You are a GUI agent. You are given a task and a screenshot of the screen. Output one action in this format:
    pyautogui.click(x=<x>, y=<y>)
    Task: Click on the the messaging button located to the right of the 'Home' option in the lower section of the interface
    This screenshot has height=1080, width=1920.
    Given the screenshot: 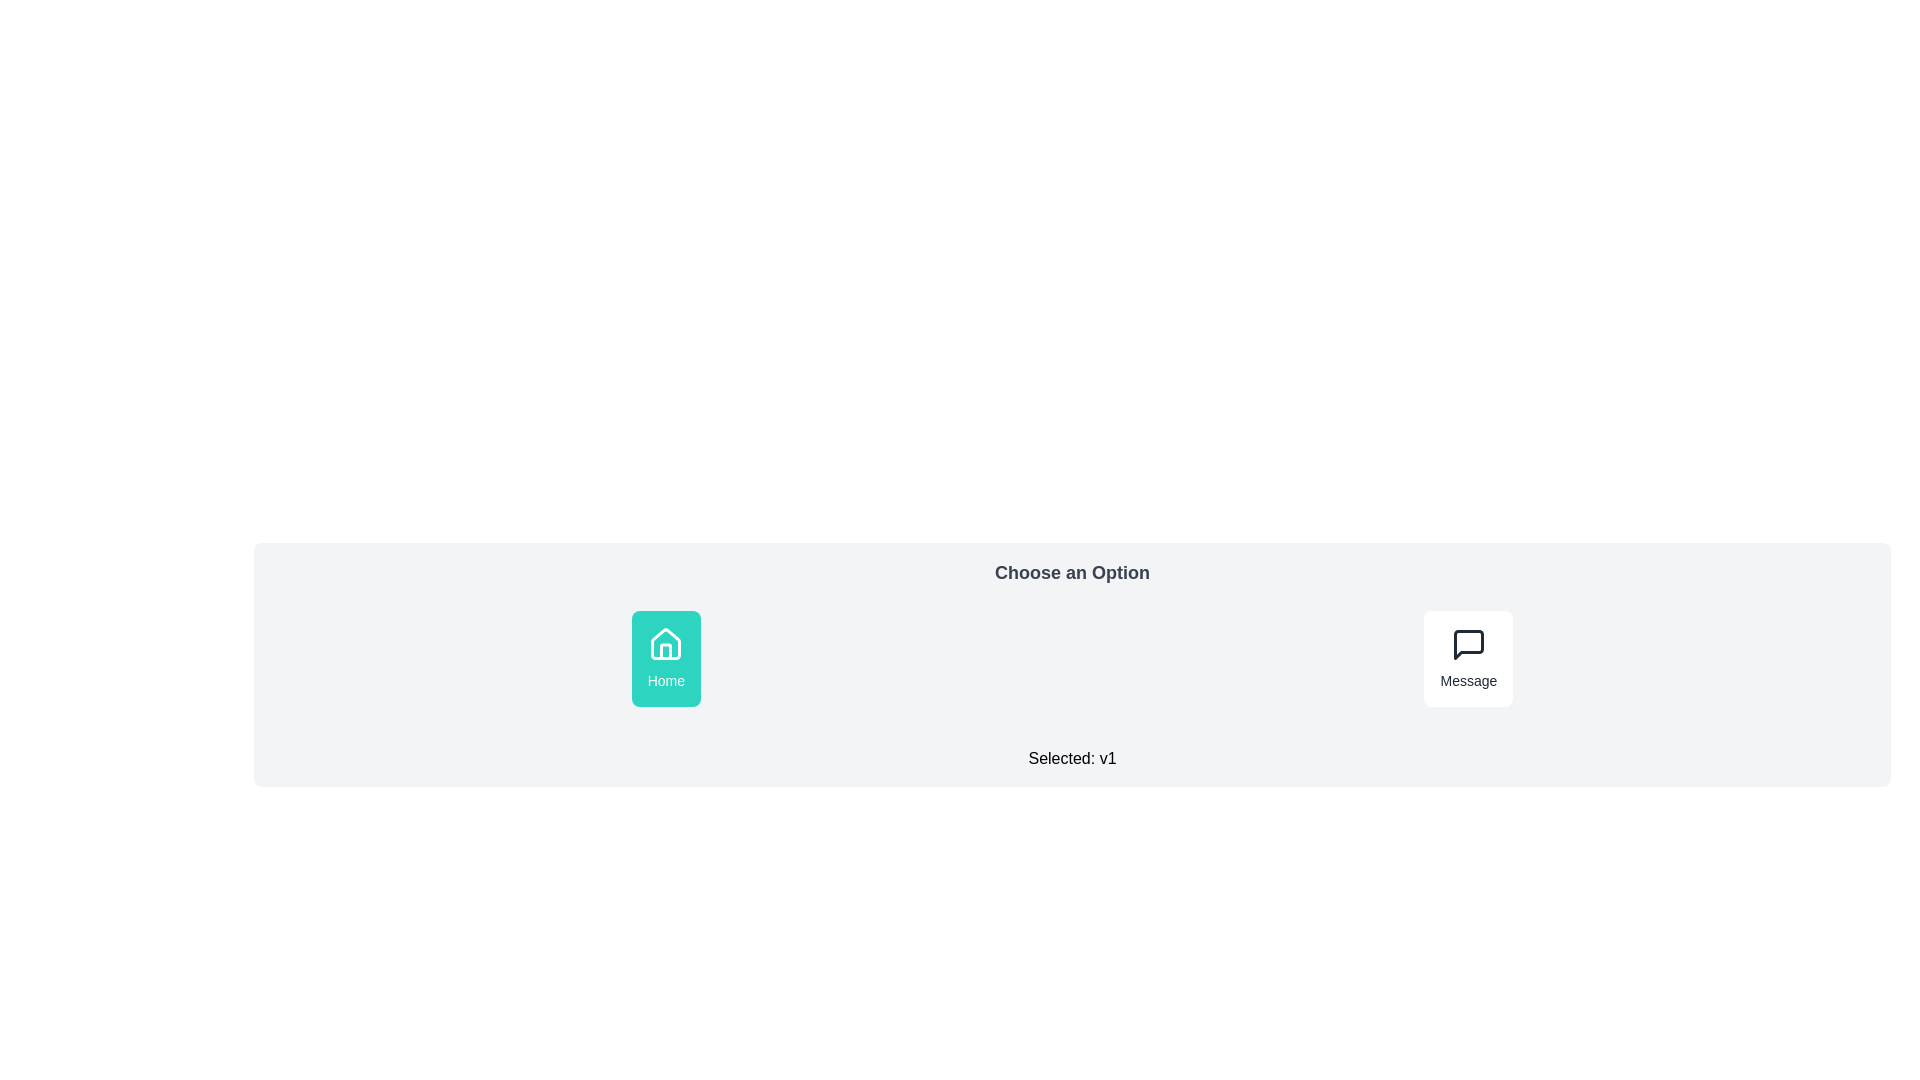 What is the action you would take?
    pyautogui.click(x=1468, y=659)
    